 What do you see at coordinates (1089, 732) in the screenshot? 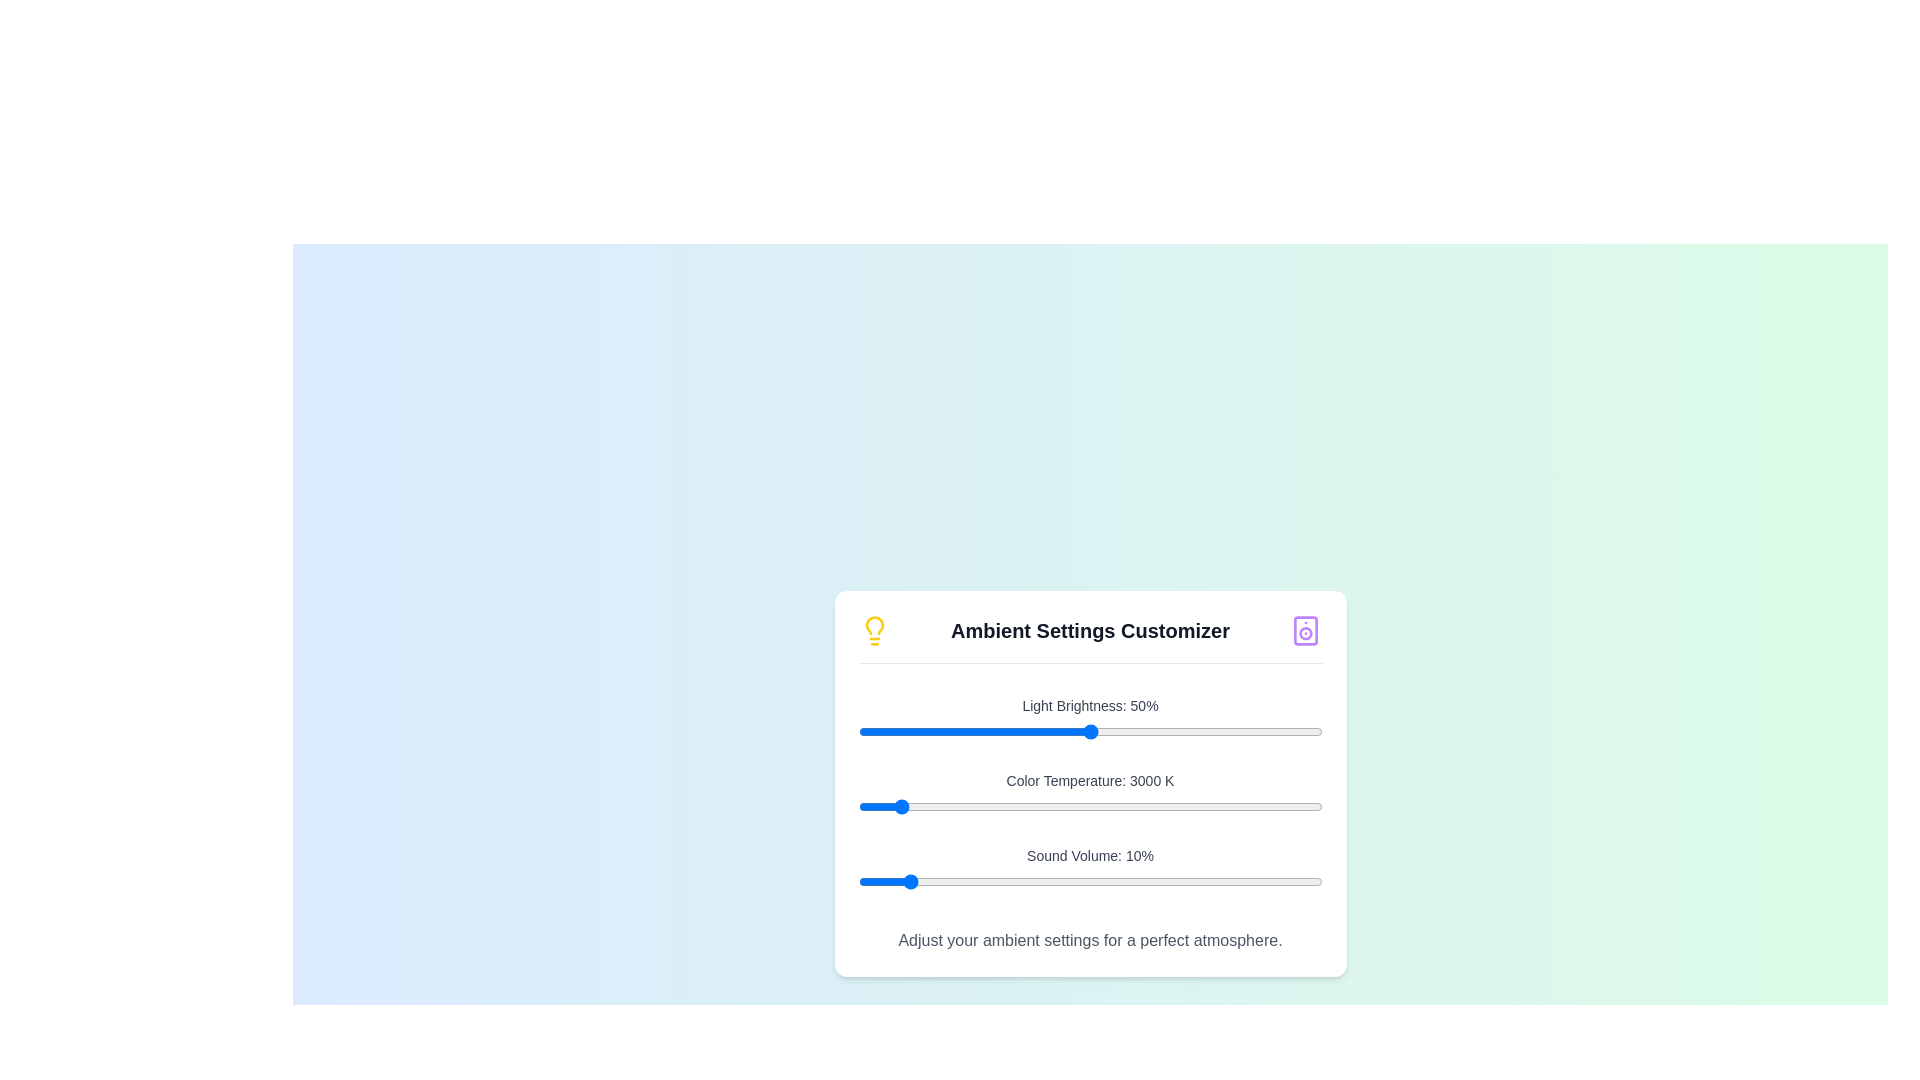
I see `the light brightness range slider` at bounding box center [1089, 732].